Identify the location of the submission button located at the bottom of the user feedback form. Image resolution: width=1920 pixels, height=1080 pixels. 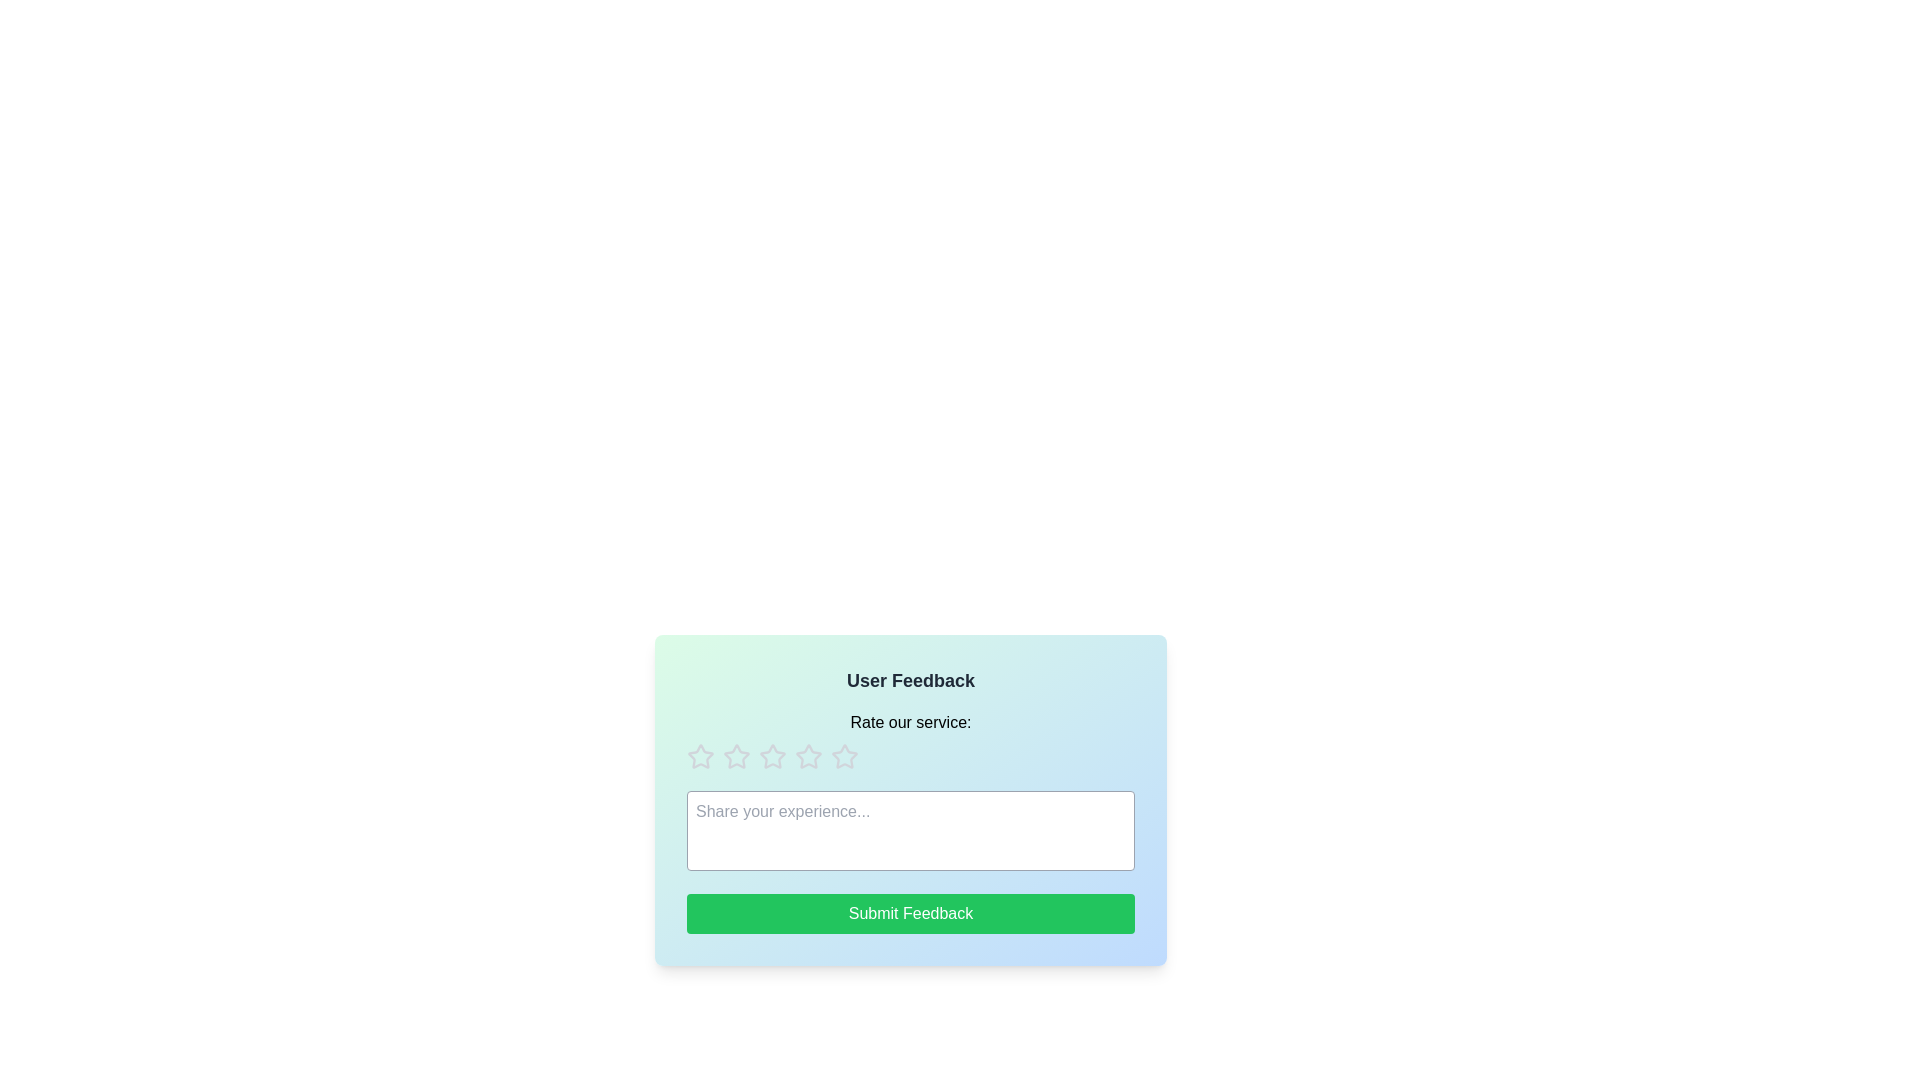
(910, 914).